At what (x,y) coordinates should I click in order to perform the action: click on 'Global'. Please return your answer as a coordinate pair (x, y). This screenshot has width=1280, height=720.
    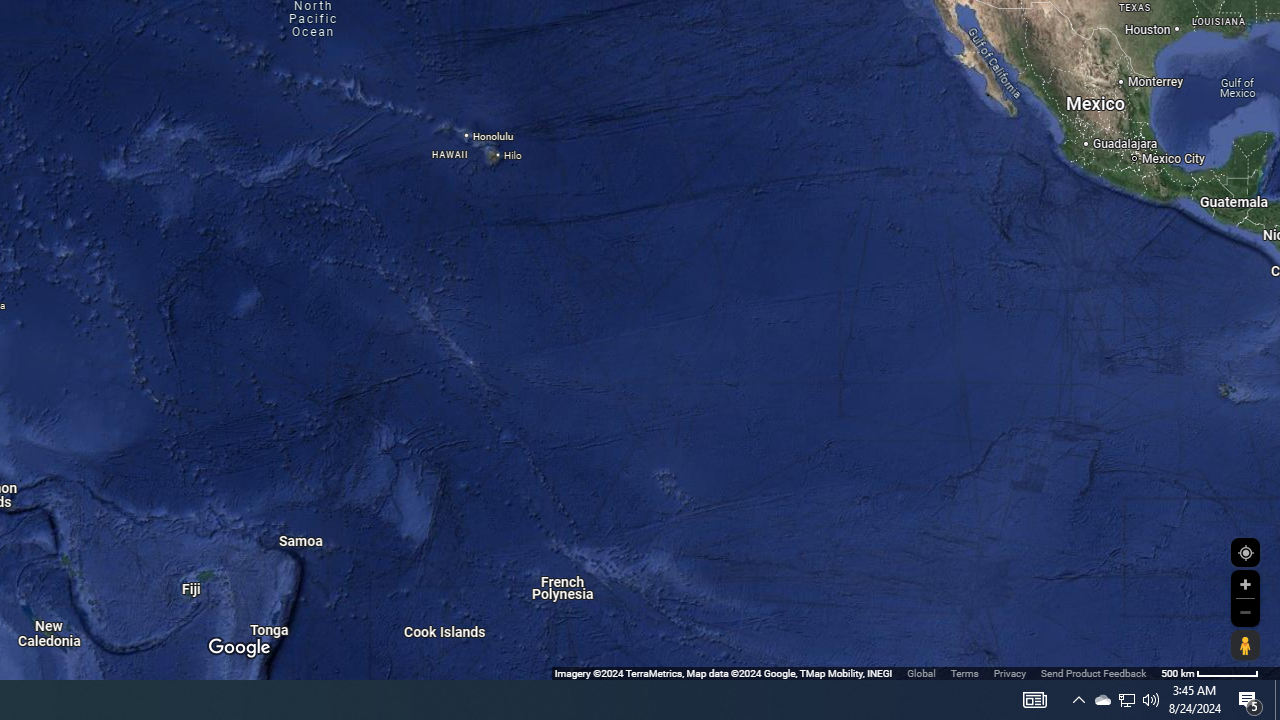
    Looking at the image, I should click on (920, 673).